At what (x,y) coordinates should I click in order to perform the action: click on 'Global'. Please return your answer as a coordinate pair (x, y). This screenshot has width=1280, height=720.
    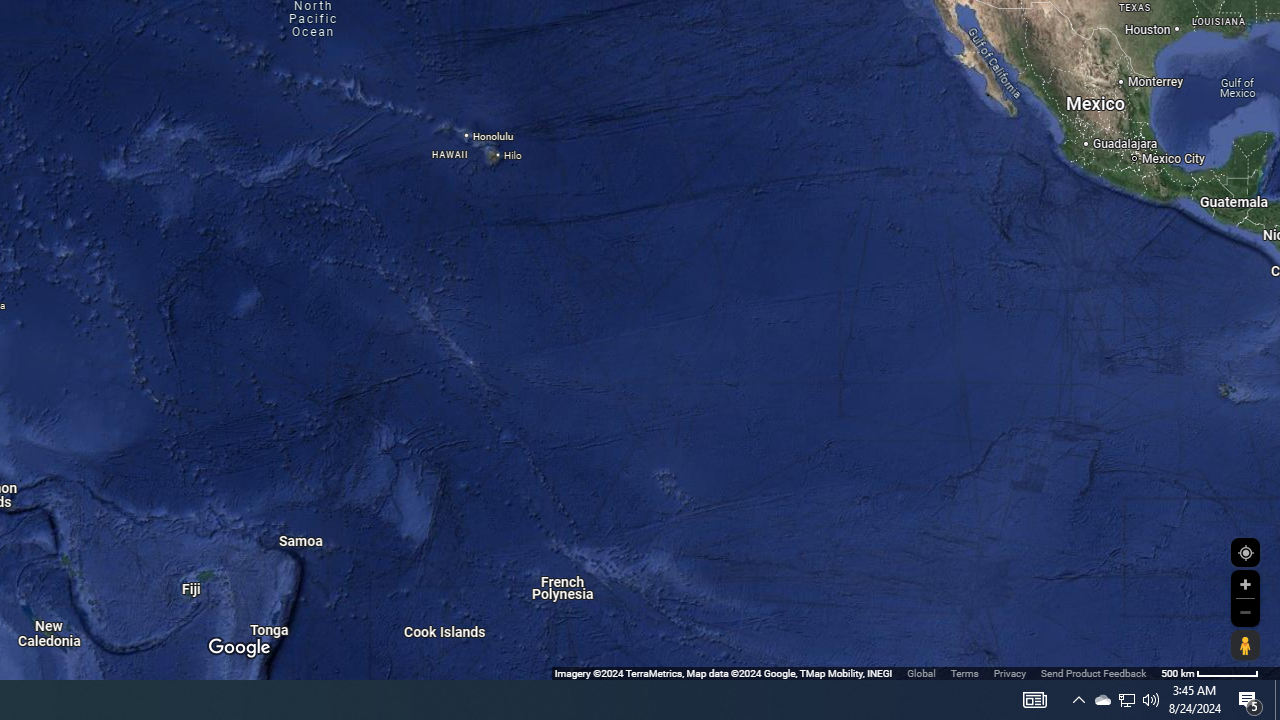
    Looking at the image, I should click on (920, 673).